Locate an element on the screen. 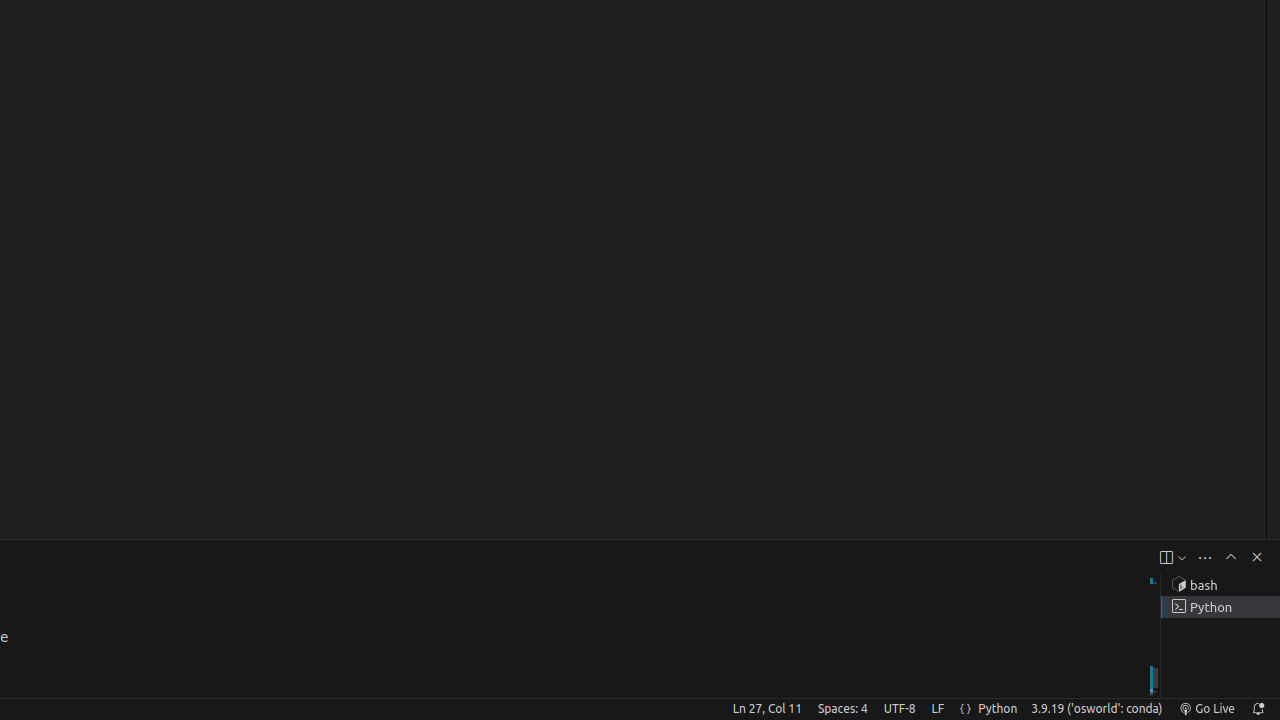  'broadcast Go Live, Click to run live server' is located at coordinates (1205, 707).